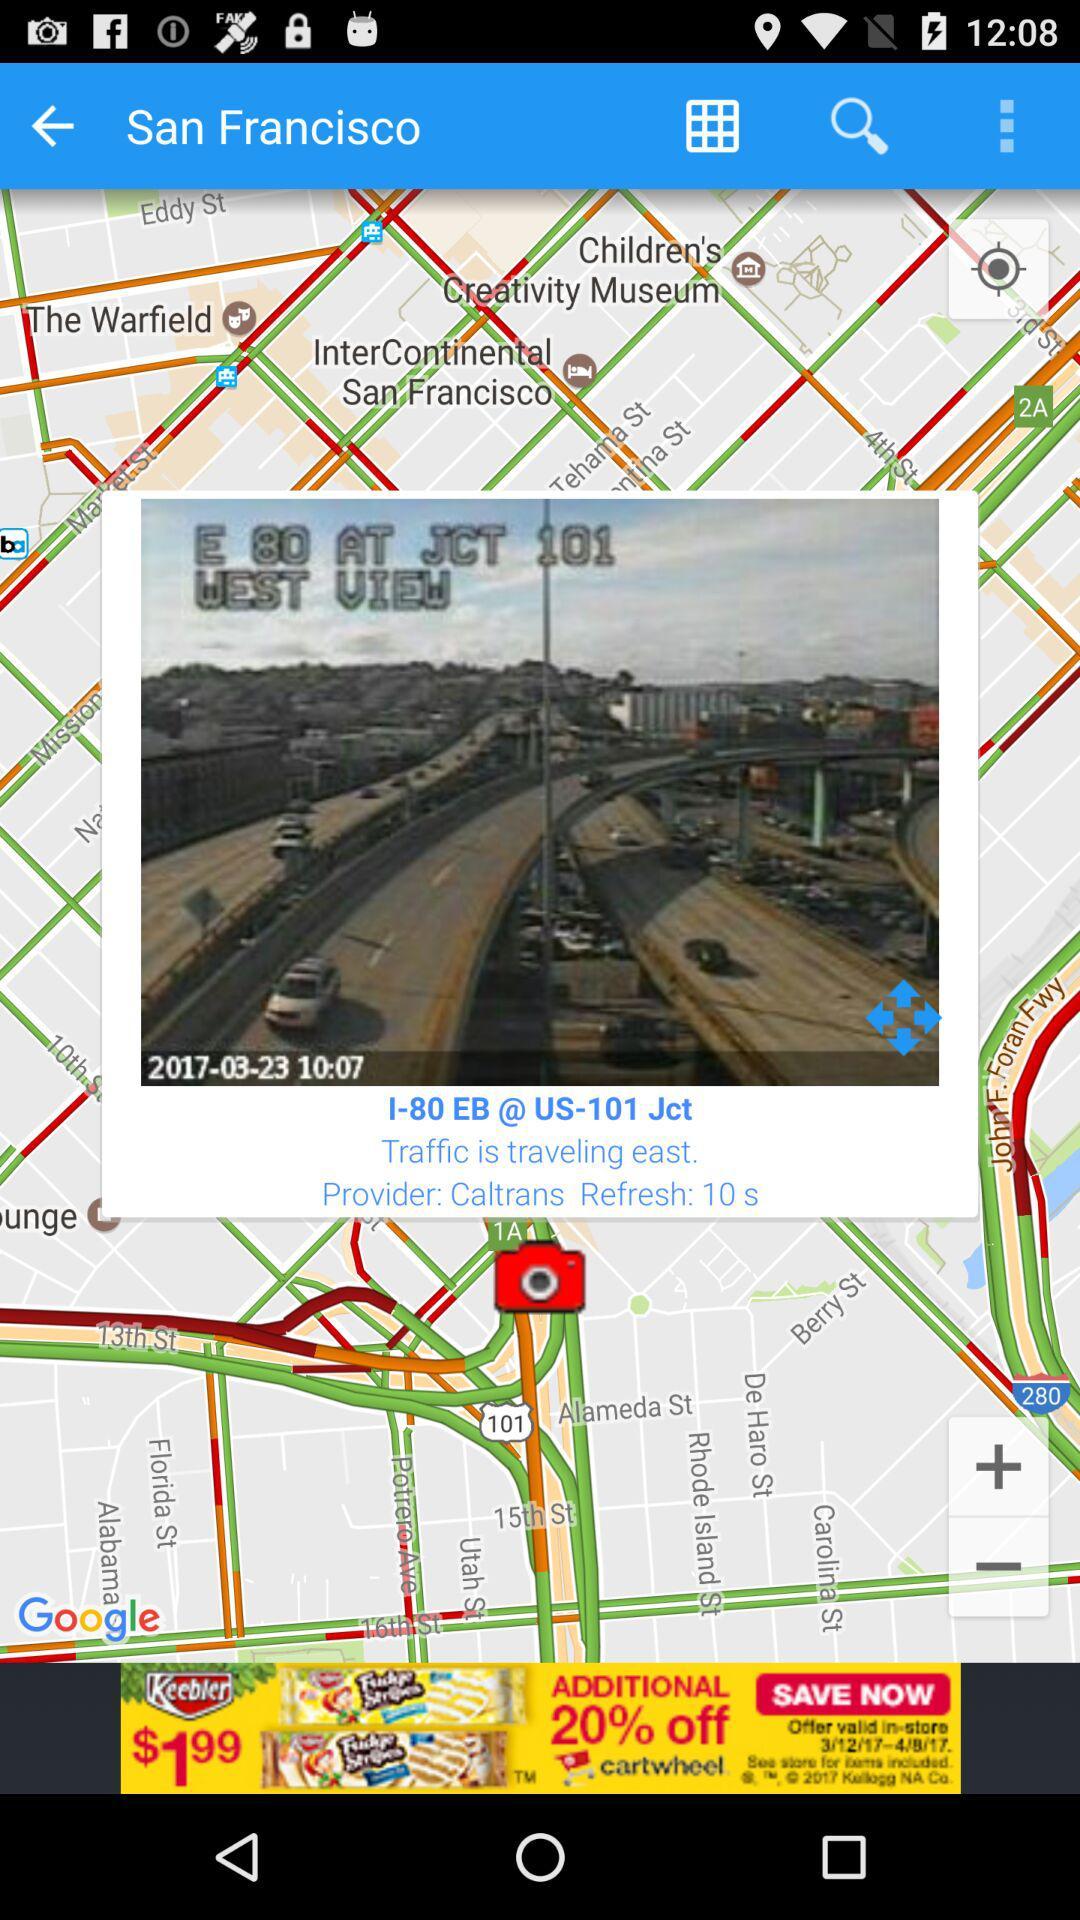 This screenshot has width=1080, height=1920. I want to click on adverts, so click(540, 1727).